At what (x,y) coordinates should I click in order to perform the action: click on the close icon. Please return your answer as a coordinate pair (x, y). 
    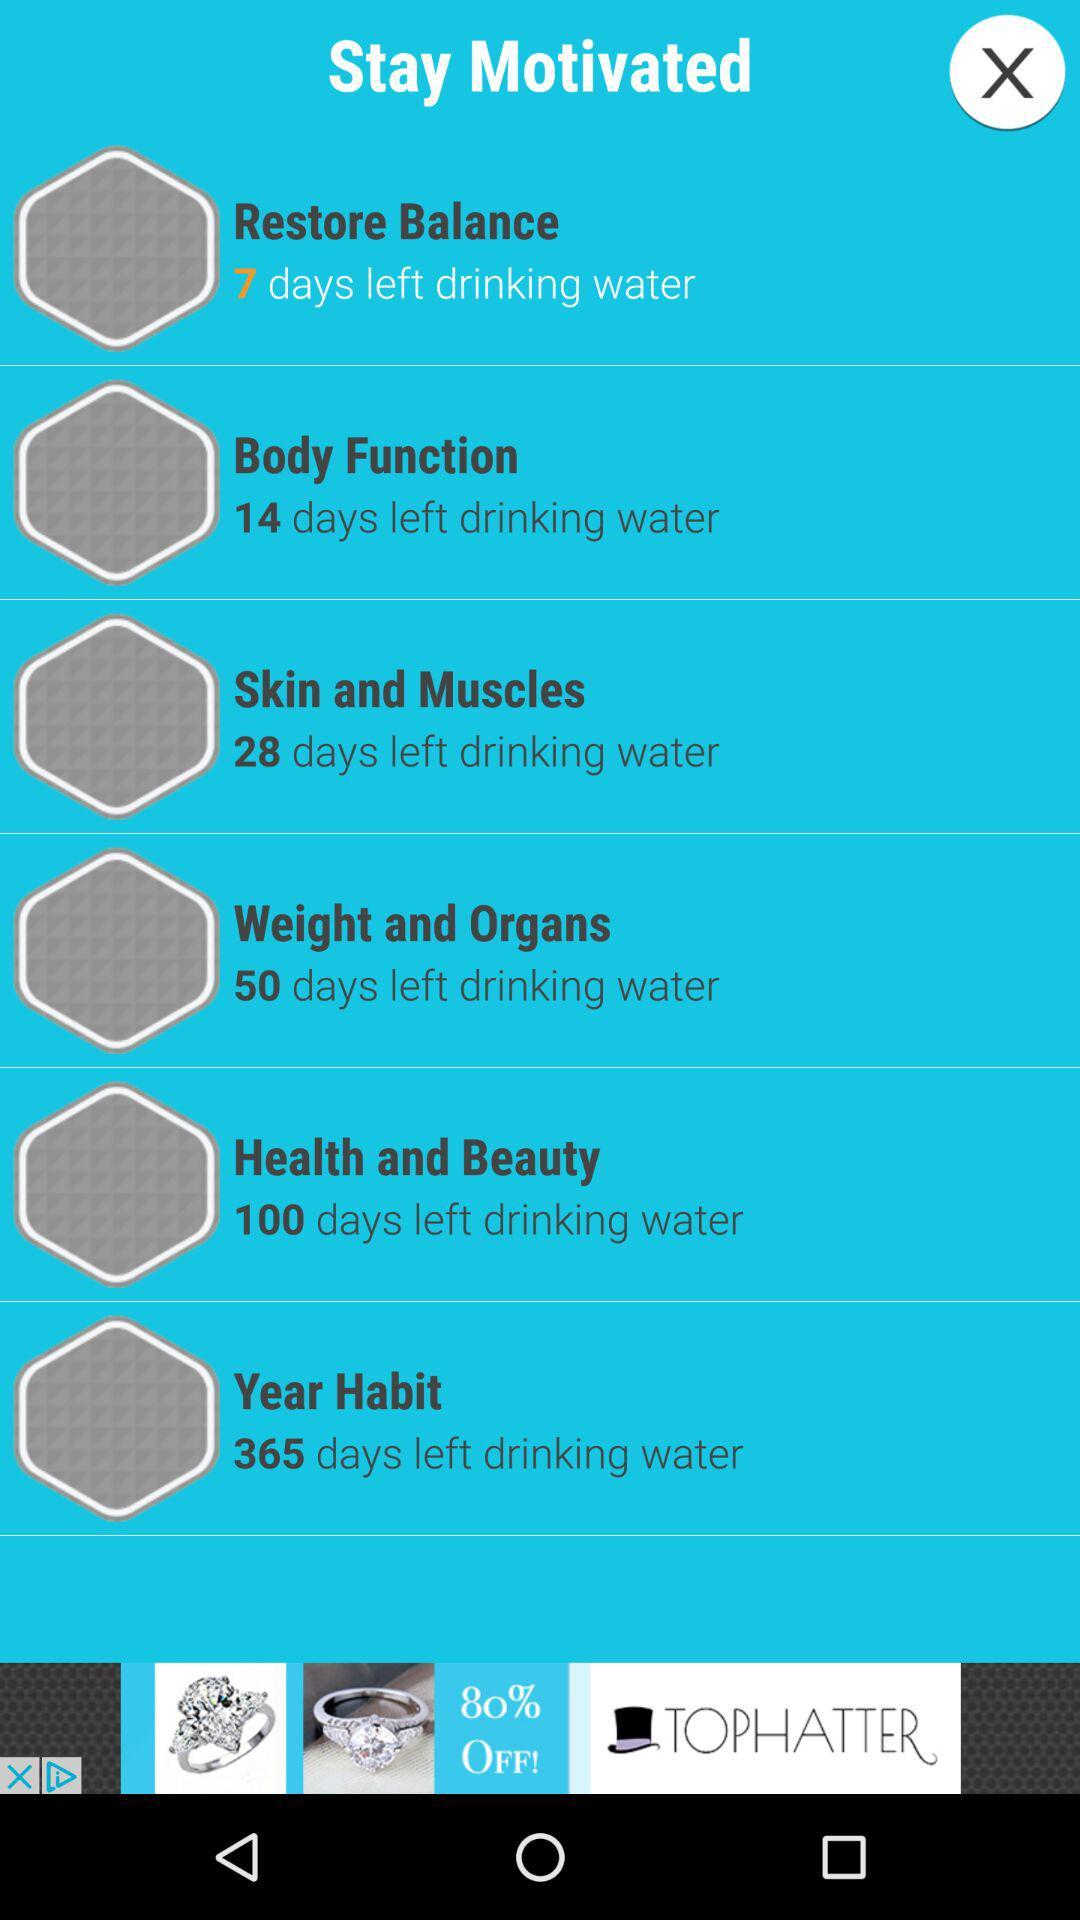
    Looking at the image, I should click on (1007, 72).